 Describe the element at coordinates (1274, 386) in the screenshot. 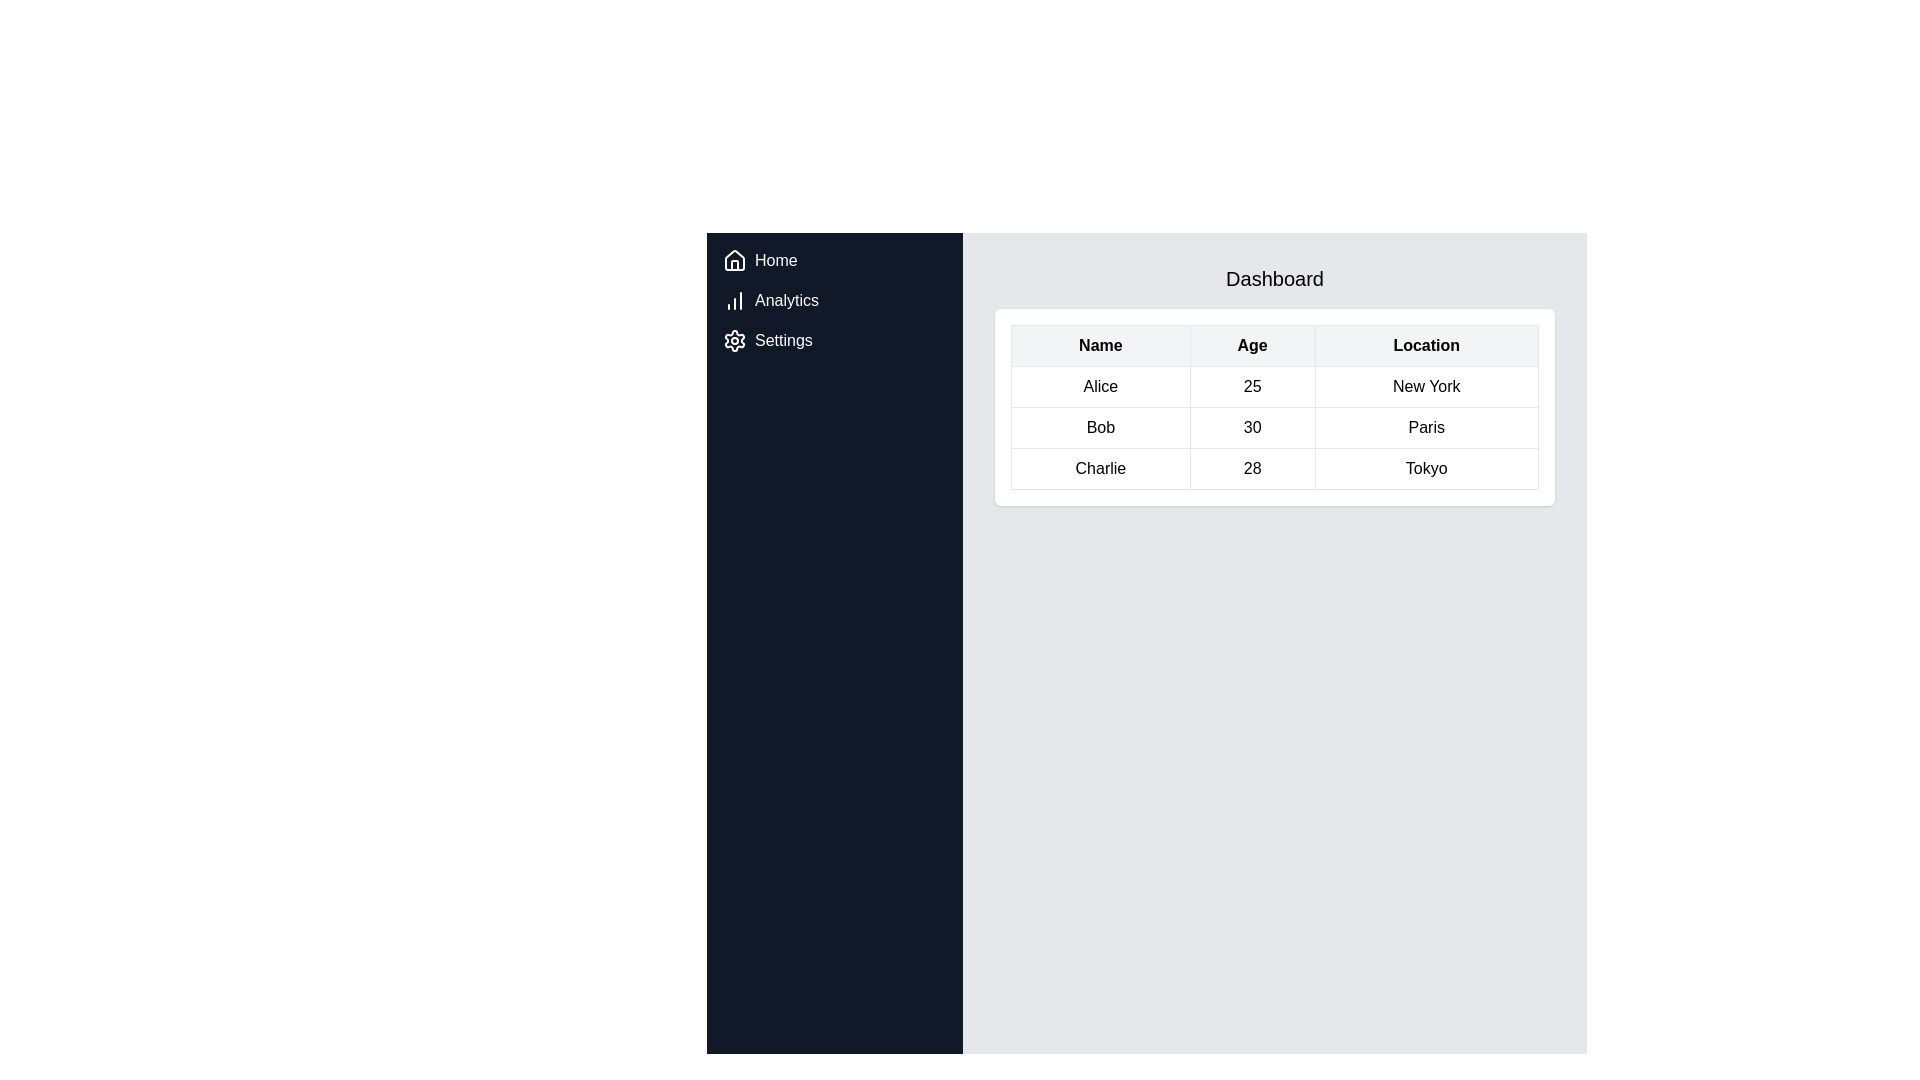

I see `the first row of the table displaying user-specific data including name, age, and location` at that location.